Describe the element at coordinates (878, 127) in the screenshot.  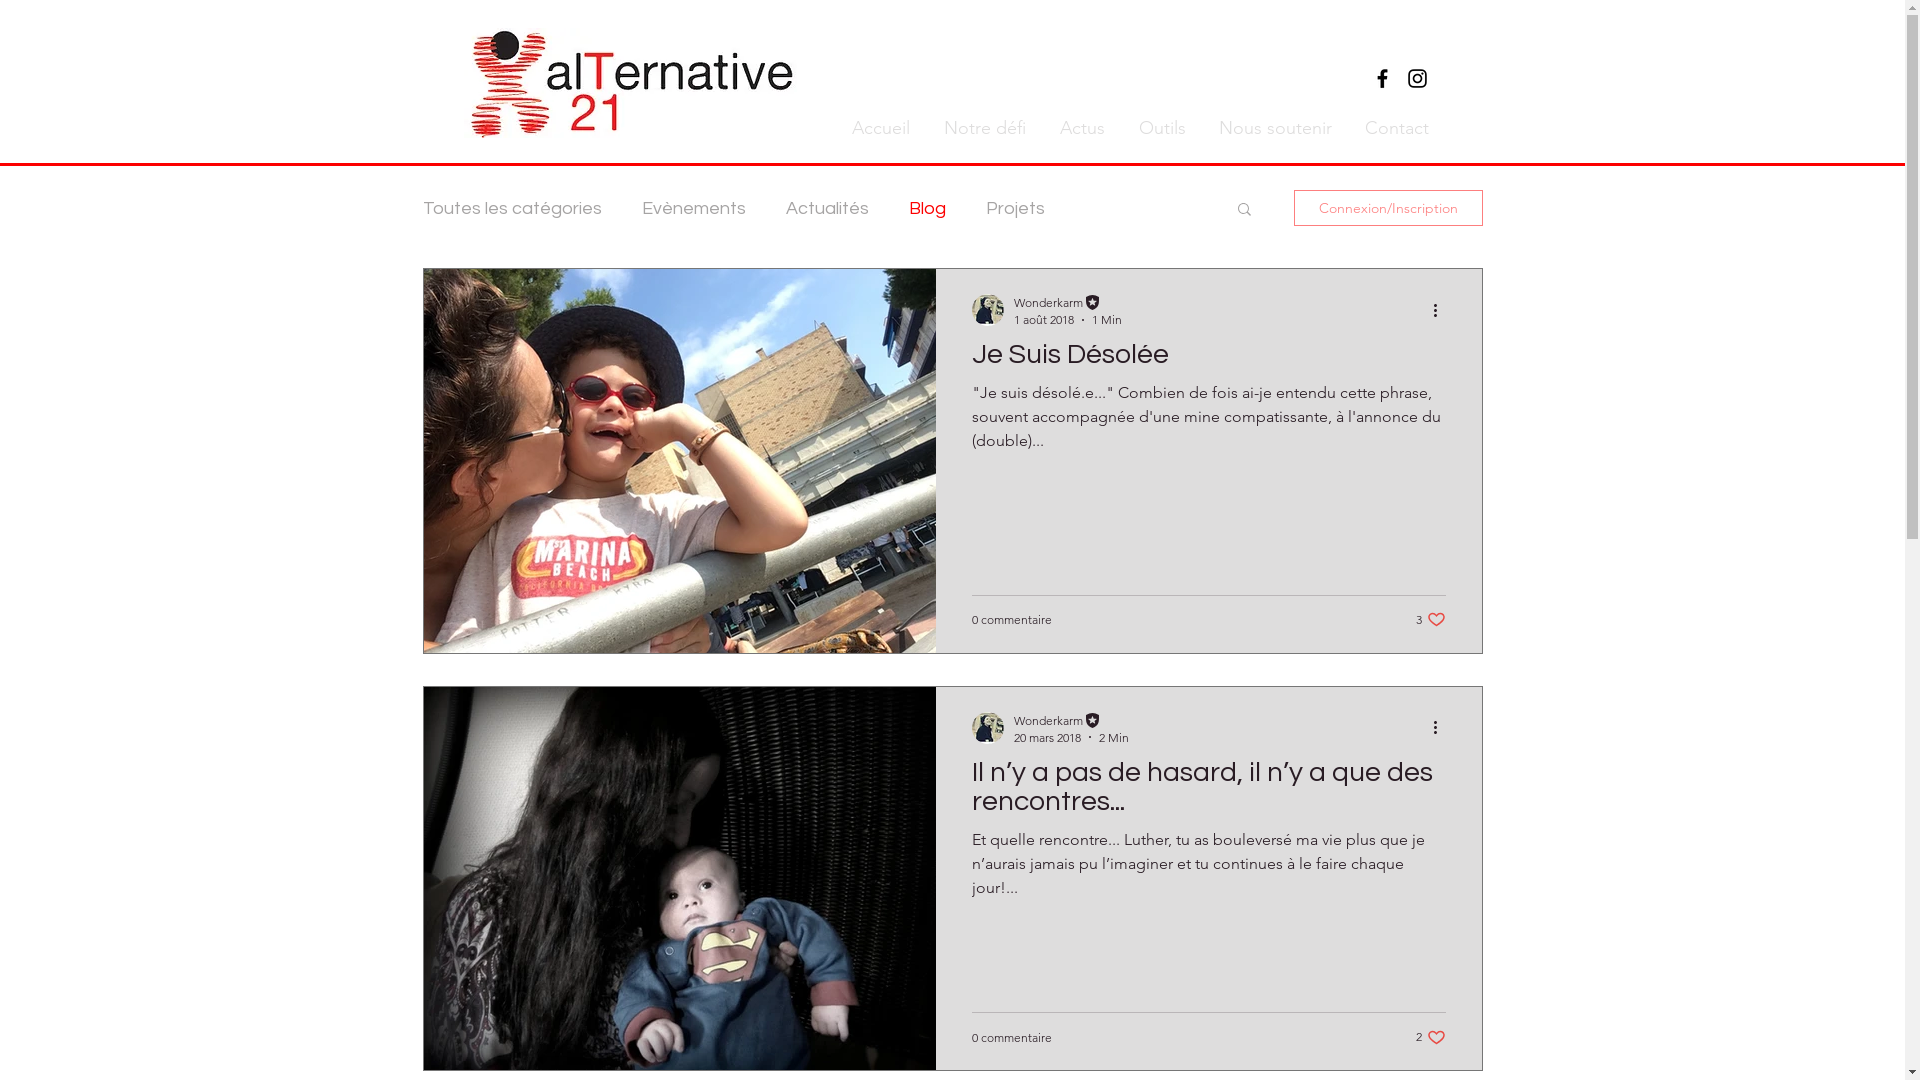
I see `'Accueil'` at that location.